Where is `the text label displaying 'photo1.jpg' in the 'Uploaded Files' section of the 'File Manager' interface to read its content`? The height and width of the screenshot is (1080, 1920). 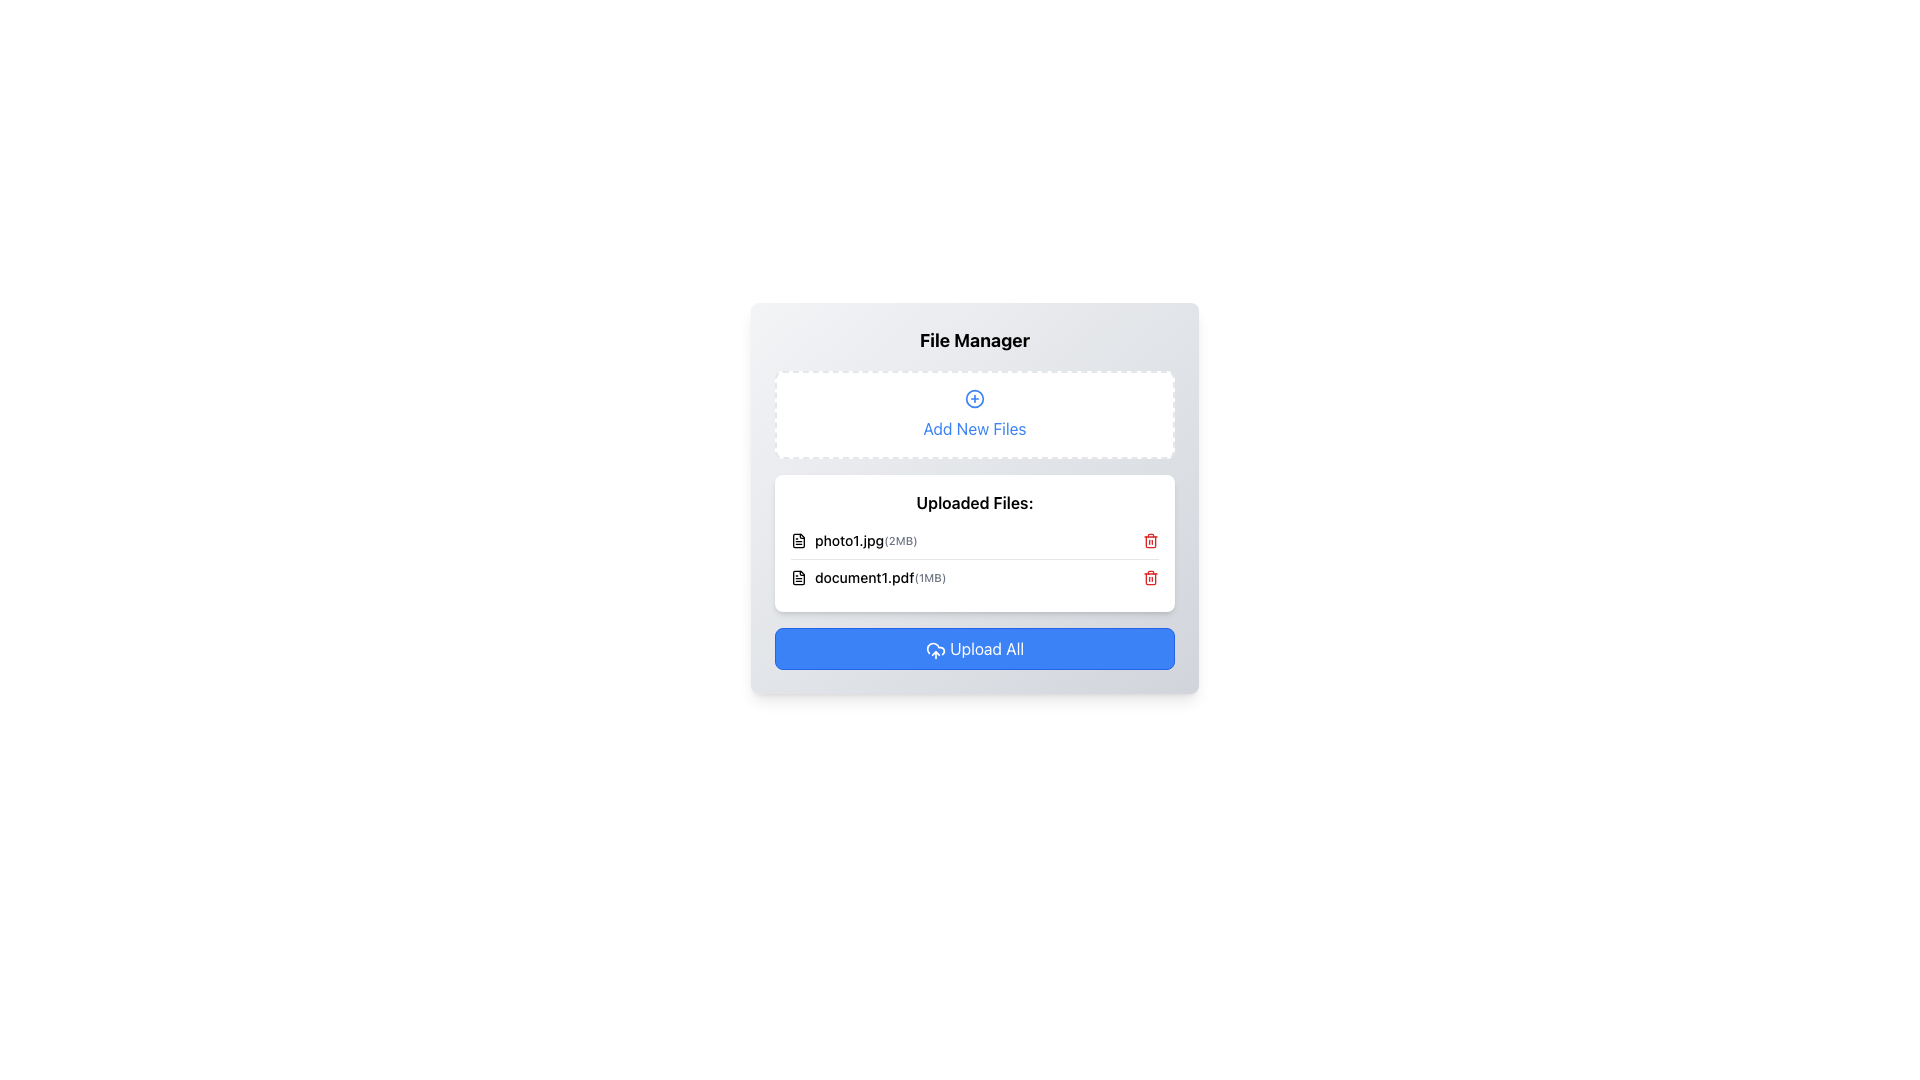 the text label displaying 'photo1.jpg' in the 'Uploaded Files' section of the 'File Manager' interface to read its content is located at coordinates (849, 540).